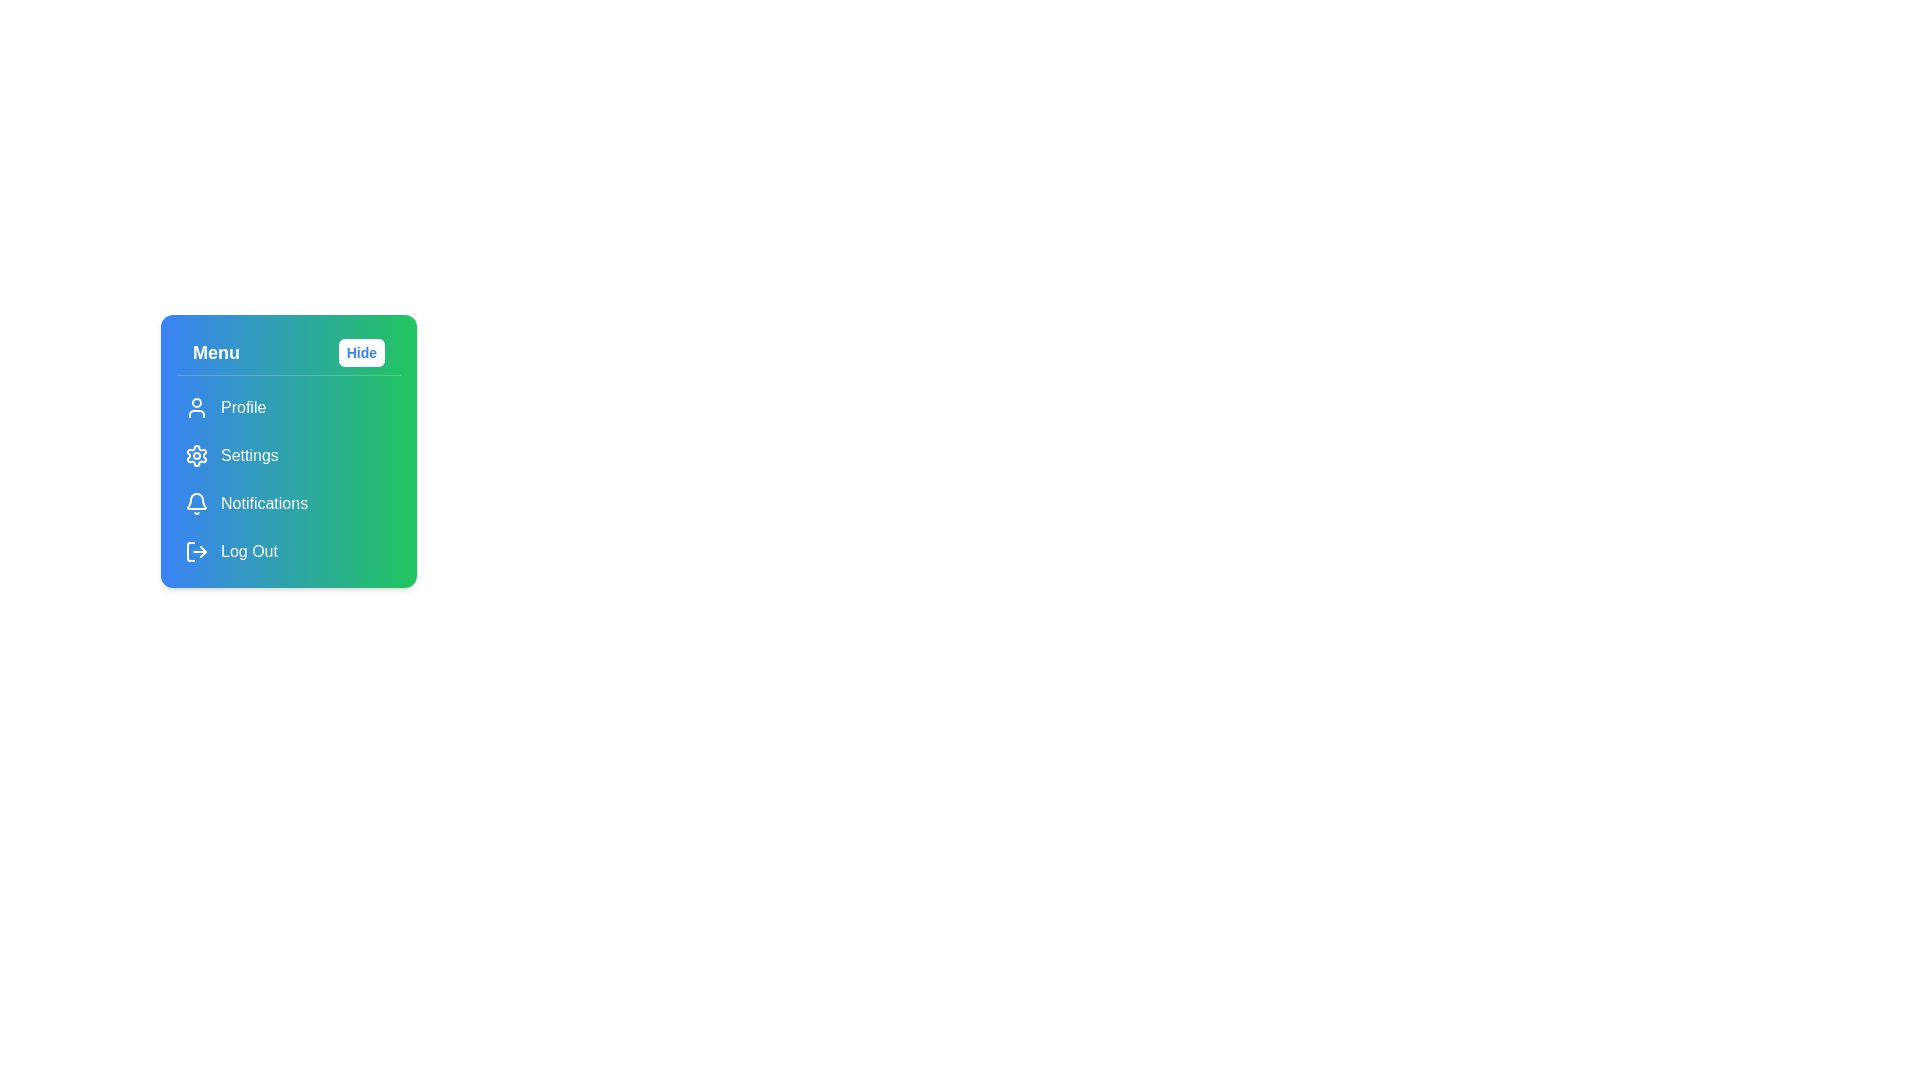  Describe the element at coordinates (196, 503) in the screenshot. I see `the bell icon` at that location.